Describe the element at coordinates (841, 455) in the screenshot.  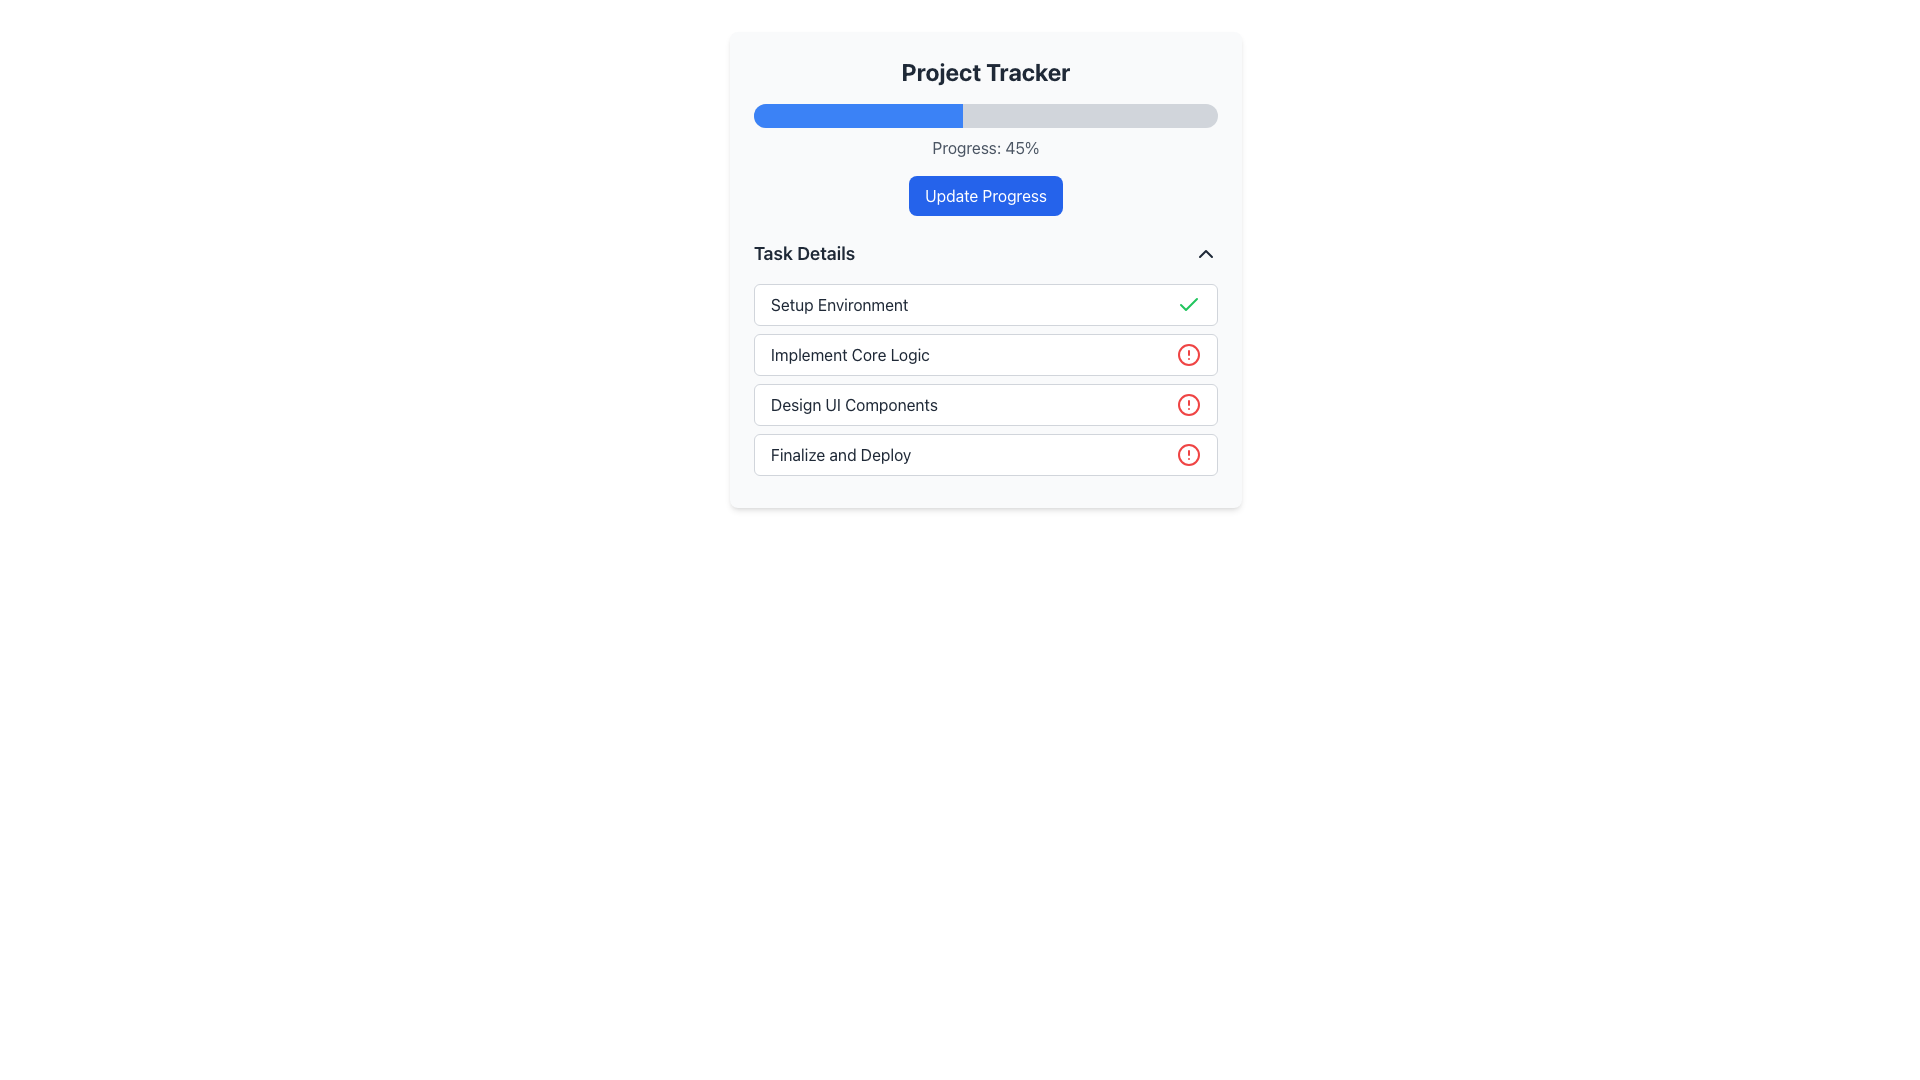
I see `the static text label that reads 'Finalize and Deploy', which is located within the 'Task Details' section as the last item in a vertically arranged list` at that location.